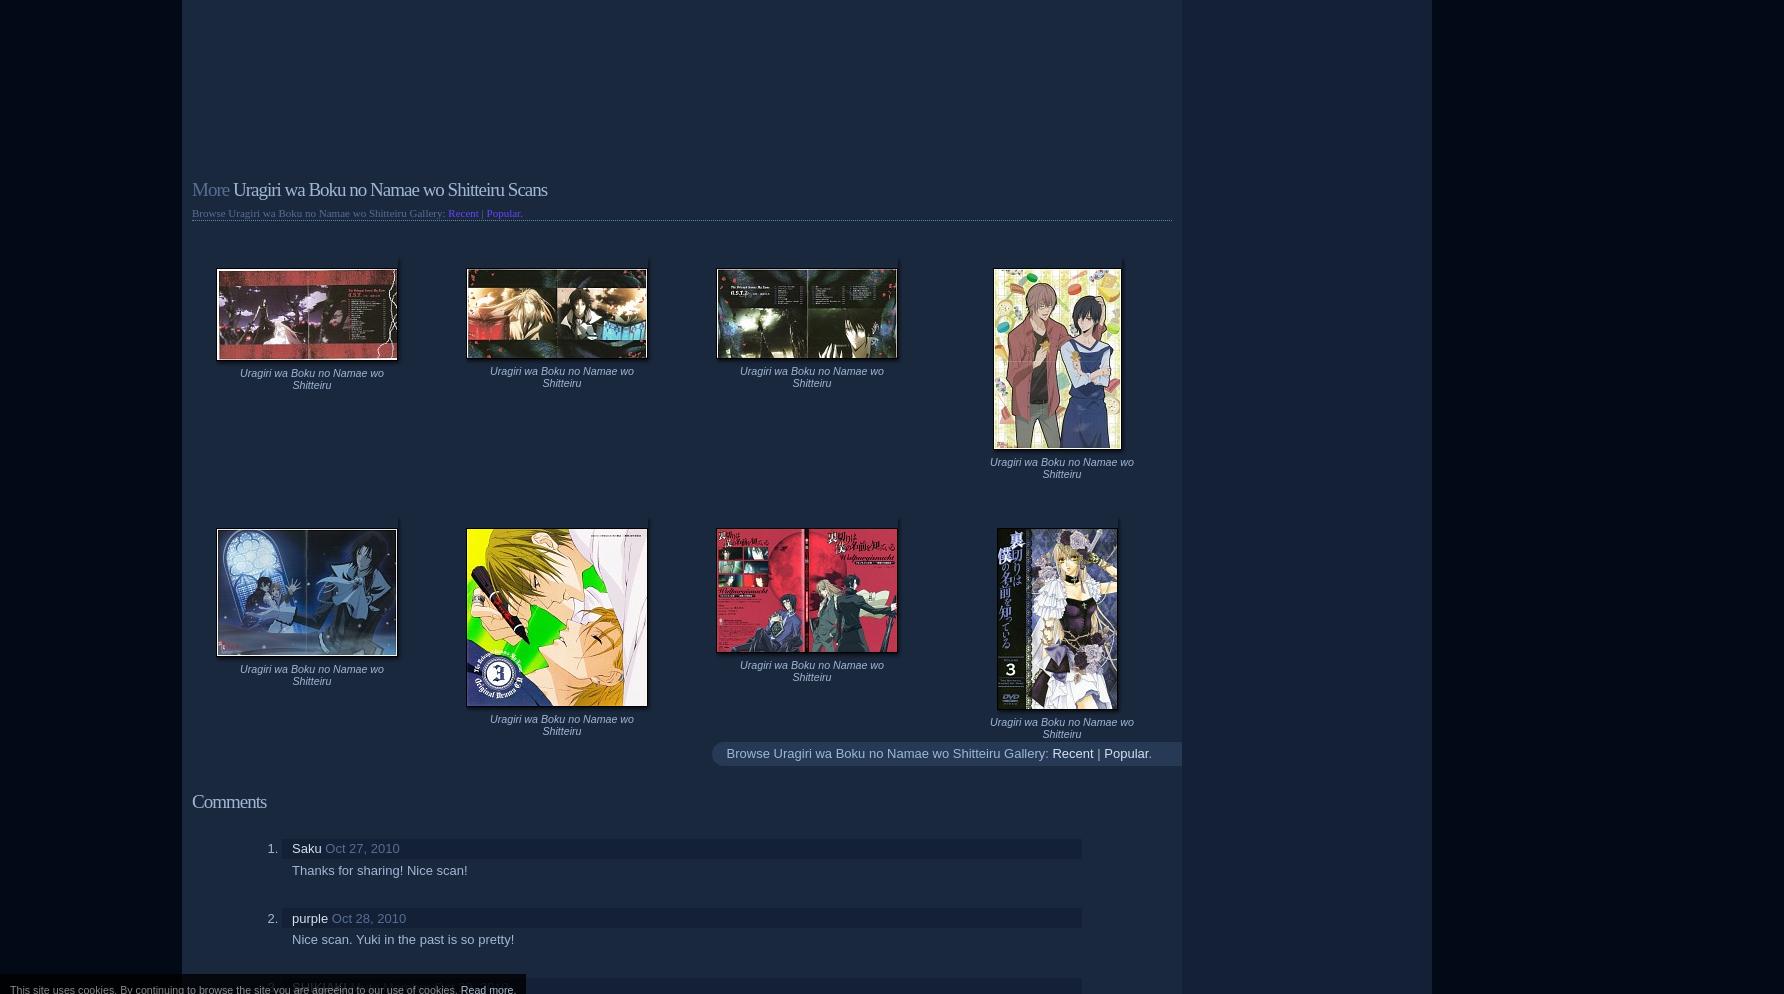 This screenshot has height=994, width=1784. I want to click on 'Oct 27, 2010', so click(360, 847).